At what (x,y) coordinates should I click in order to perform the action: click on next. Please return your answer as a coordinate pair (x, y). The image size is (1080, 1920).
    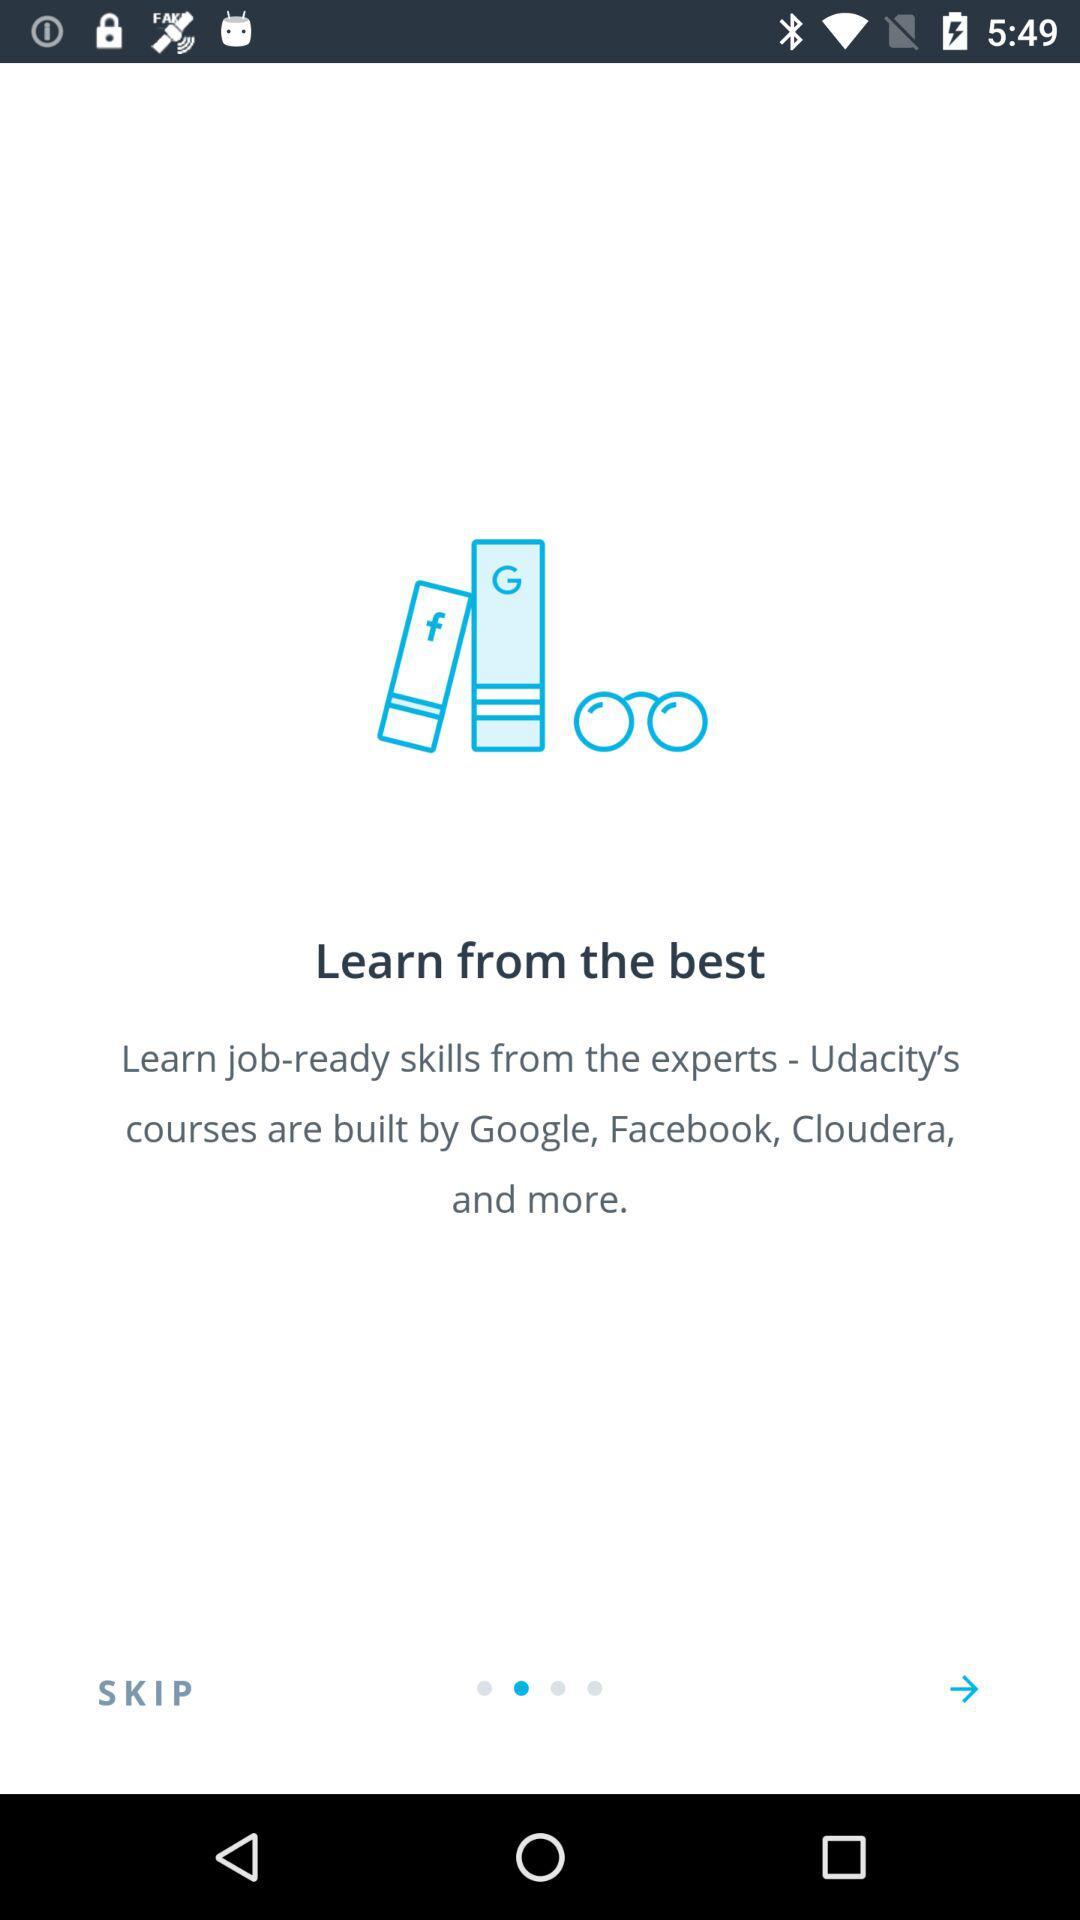
    Looking at the image, I should click on (963, 1688).